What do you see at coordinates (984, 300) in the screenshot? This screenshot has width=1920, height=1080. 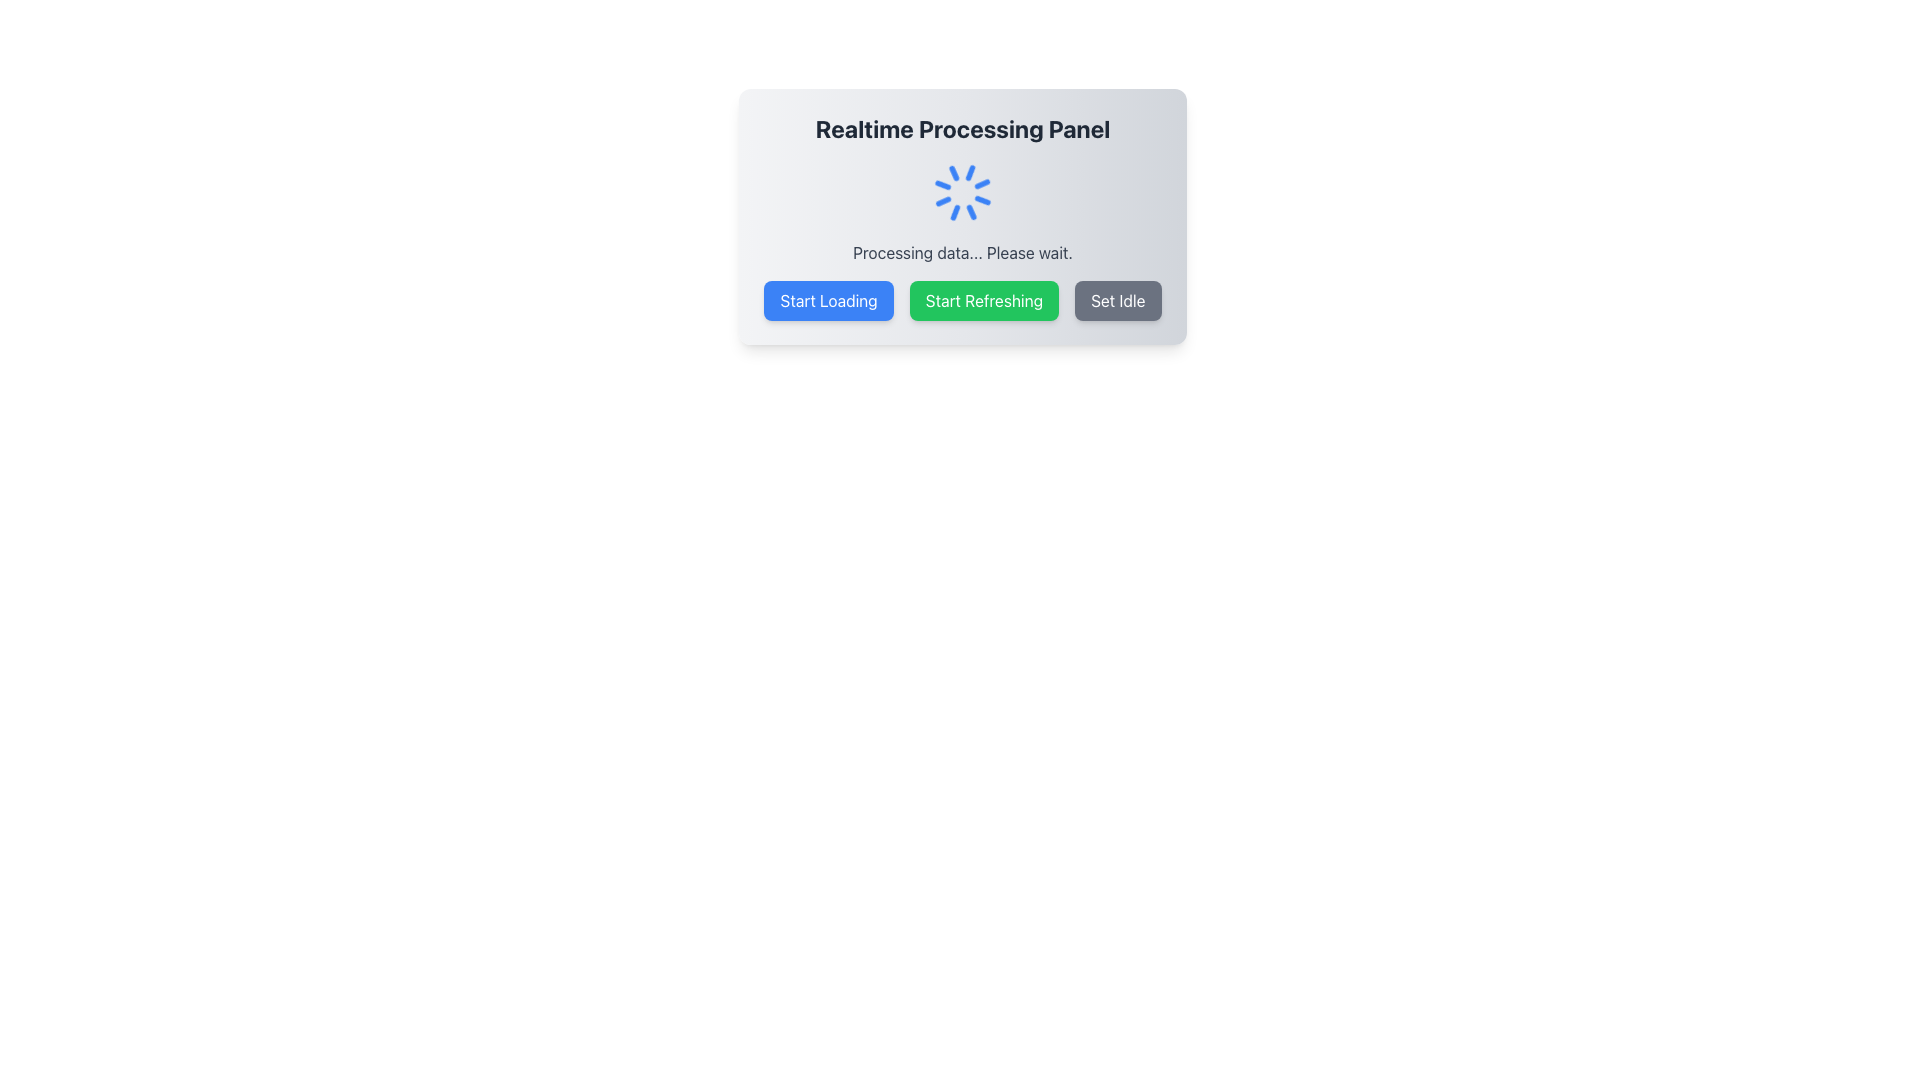 I see `the green 'Start Refreshing' button, which is the second button in a row of three, to change its background color to a darker green` at bounding box center [984, 300].